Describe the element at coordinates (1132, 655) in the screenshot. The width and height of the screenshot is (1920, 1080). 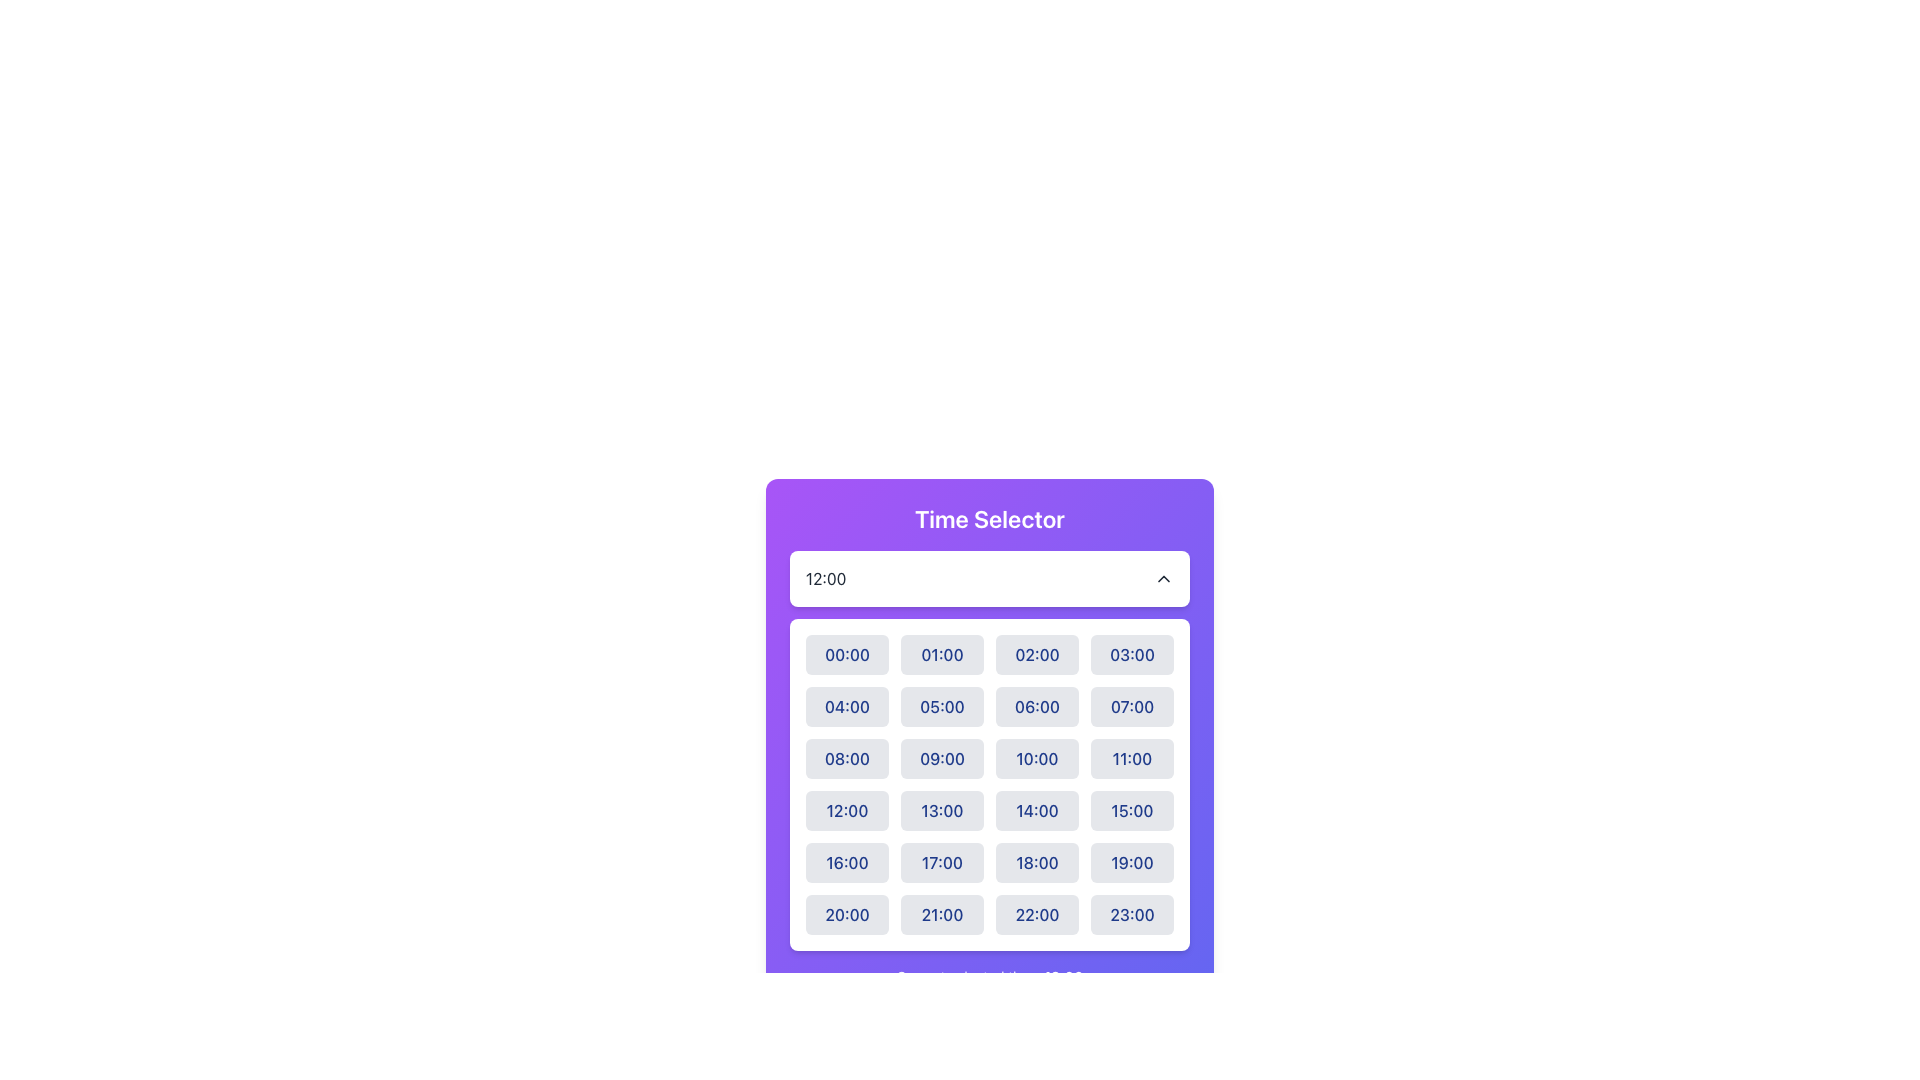
I see `the rectangular button with rounded edges displaying '03:00' in dark blue font` at that location.